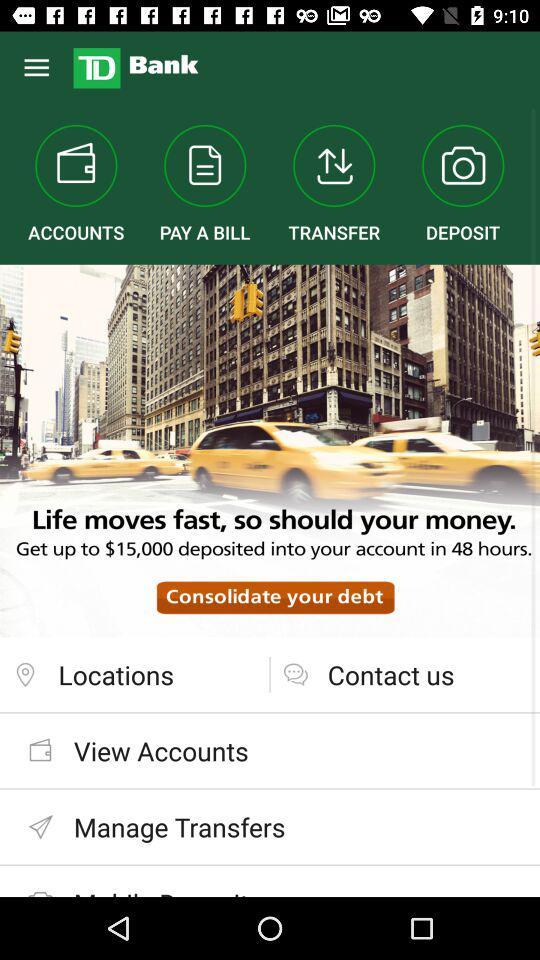 The image size is (540, 960). I want to click on contact us, so click(405, 674).